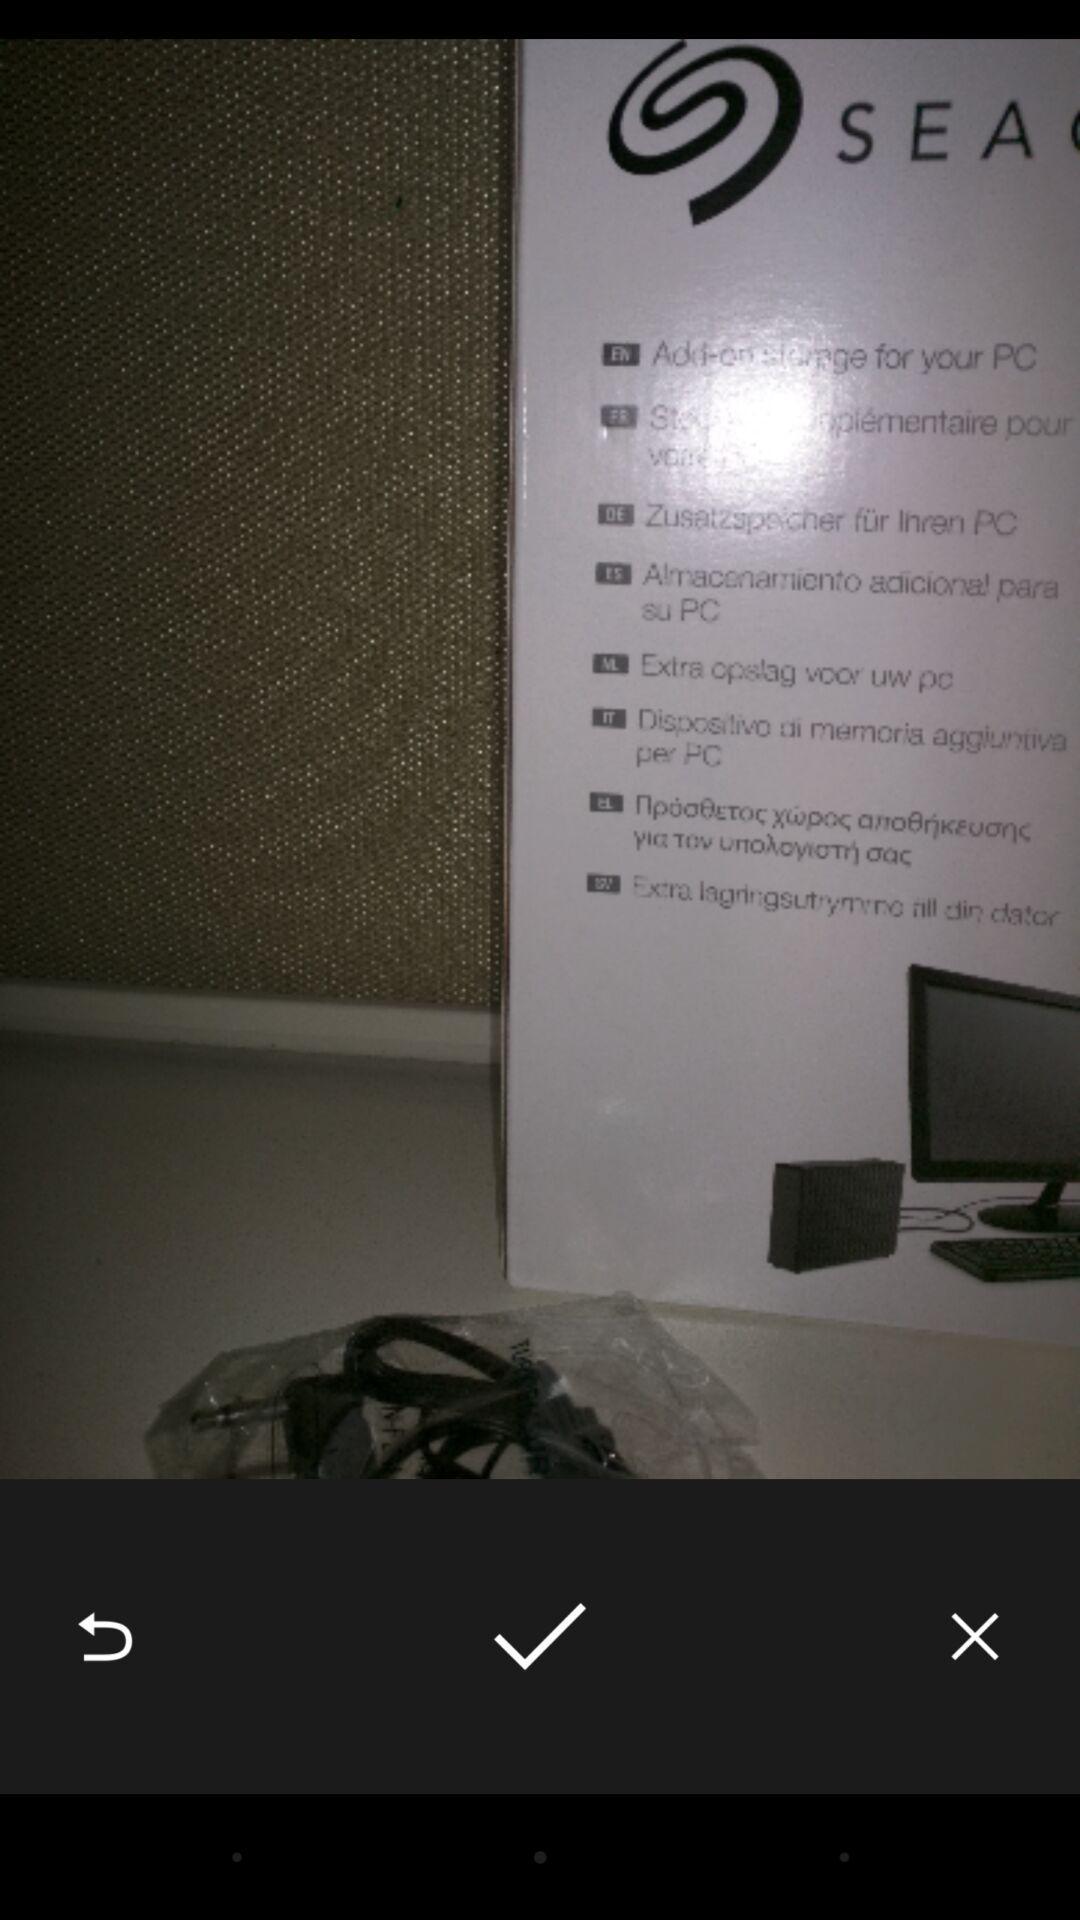 This screenshot has height=1920, width=1080. What do you see at coordinates (974, 1636) in the screenshot?
I see `icon at the bottom right corner` at bounding box center [974, 1636].